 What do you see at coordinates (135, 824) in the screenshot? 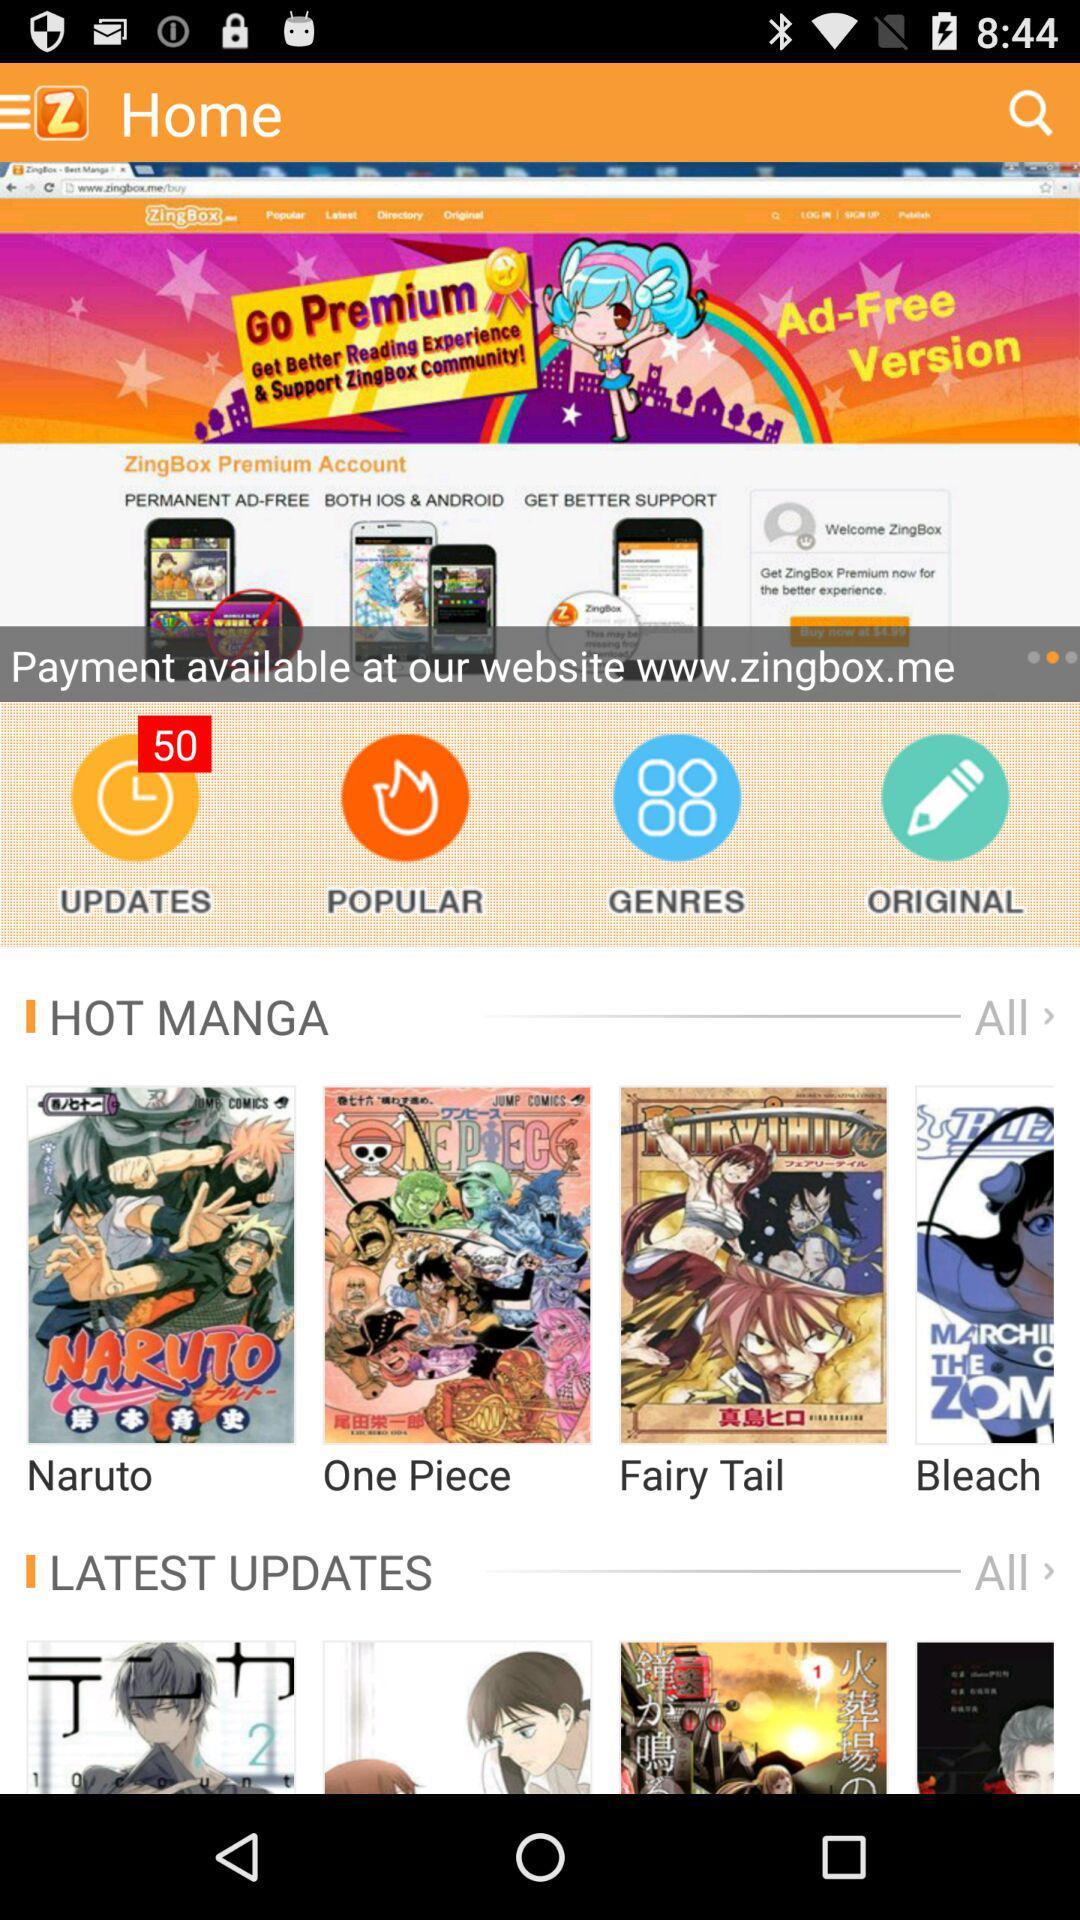
I see `update` at bounding box center [135, 824].